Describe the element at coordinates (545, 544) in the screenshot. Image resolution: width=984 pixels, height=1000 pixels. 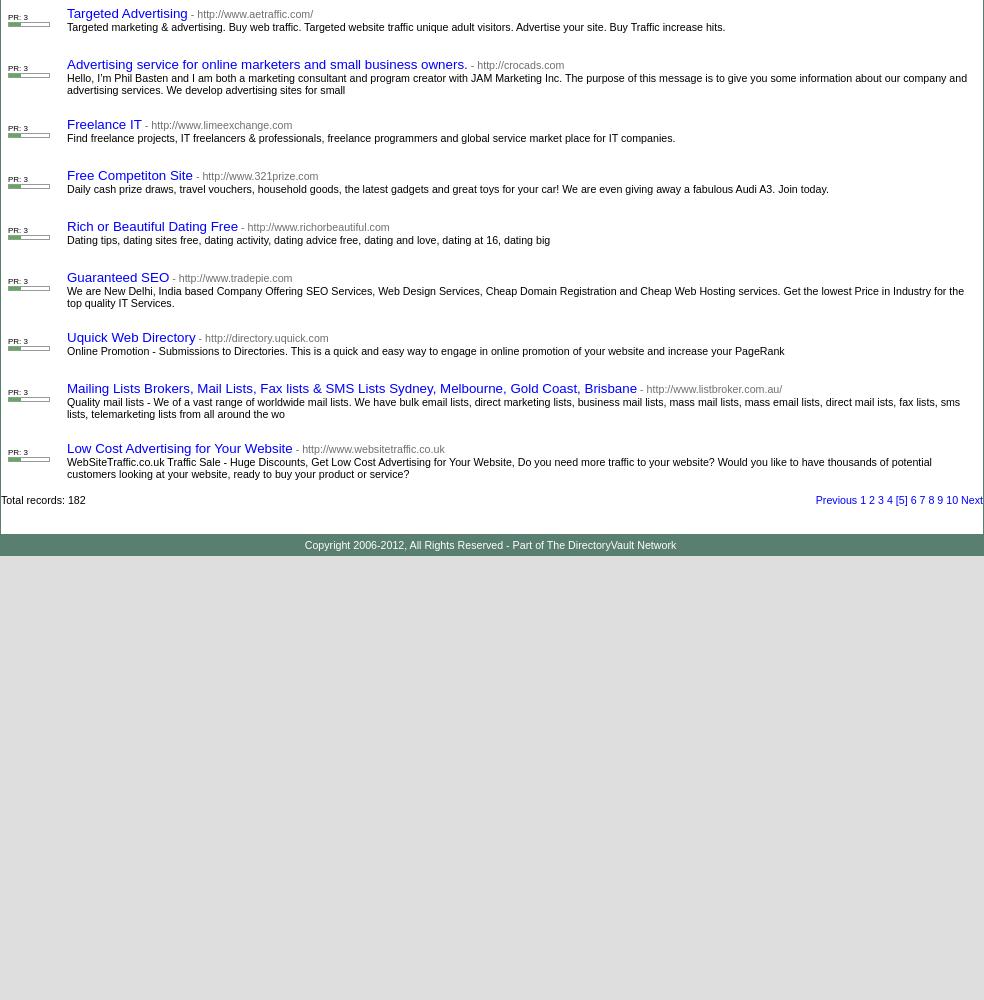
I see `'The DirectoryVault Network'` at that location.